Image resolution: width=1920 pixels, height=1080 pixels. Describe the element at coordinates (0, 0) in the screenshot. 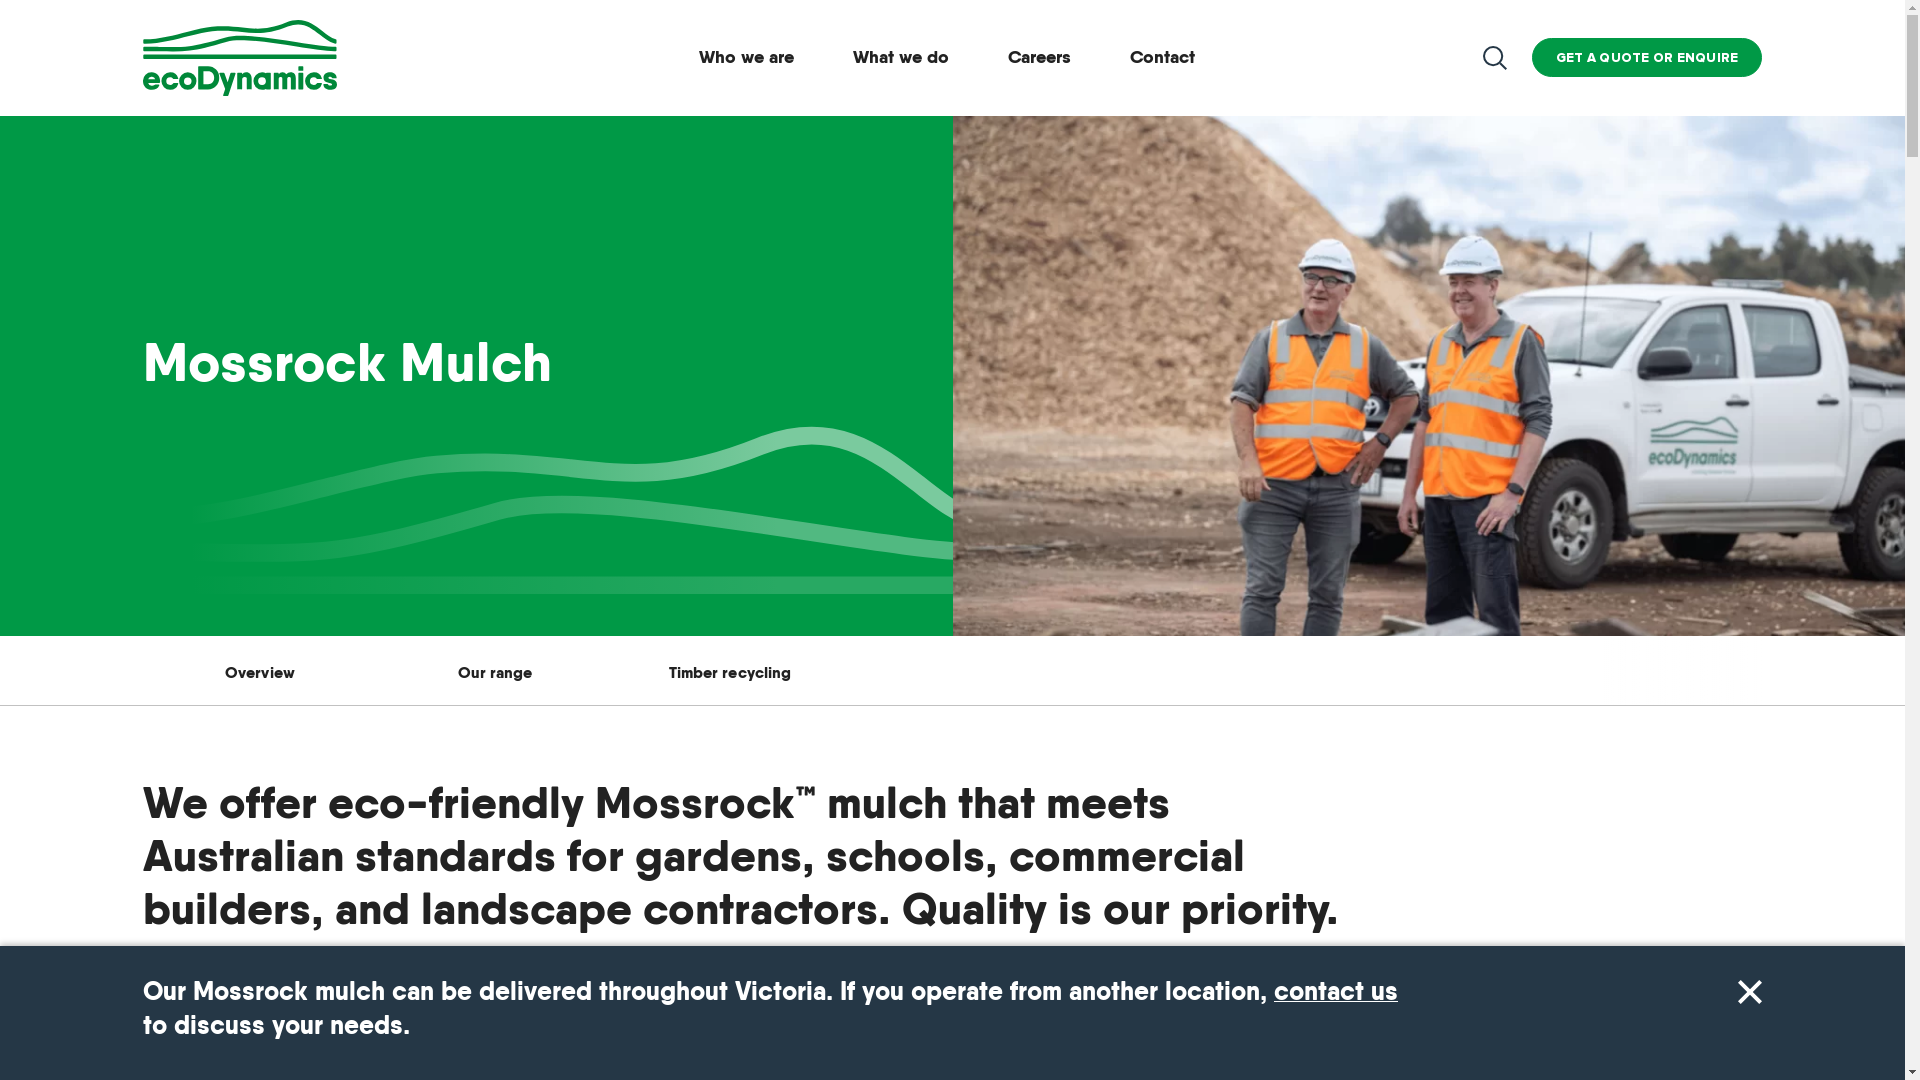

I see `'Skip to content'` at that location.